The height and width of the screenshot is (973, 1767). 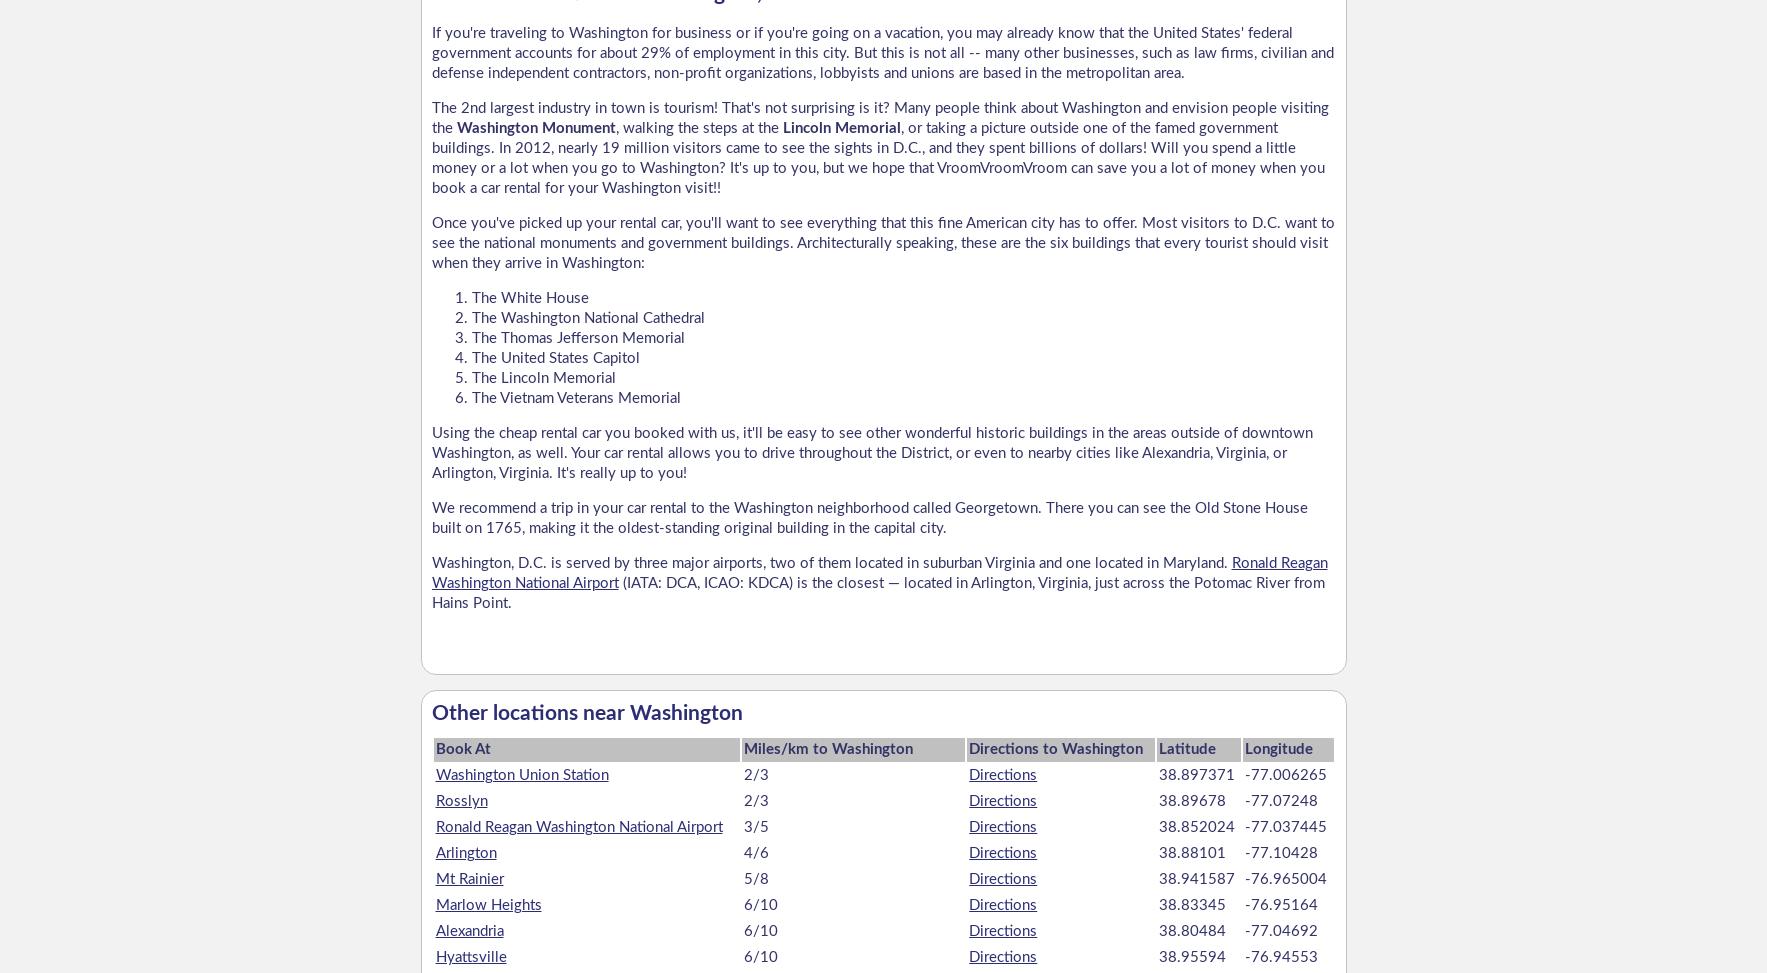 What do you see at coordinates (1279, 799) in the screenshot?
I see `'-77.07248'` at bounding box center [1279, 799].